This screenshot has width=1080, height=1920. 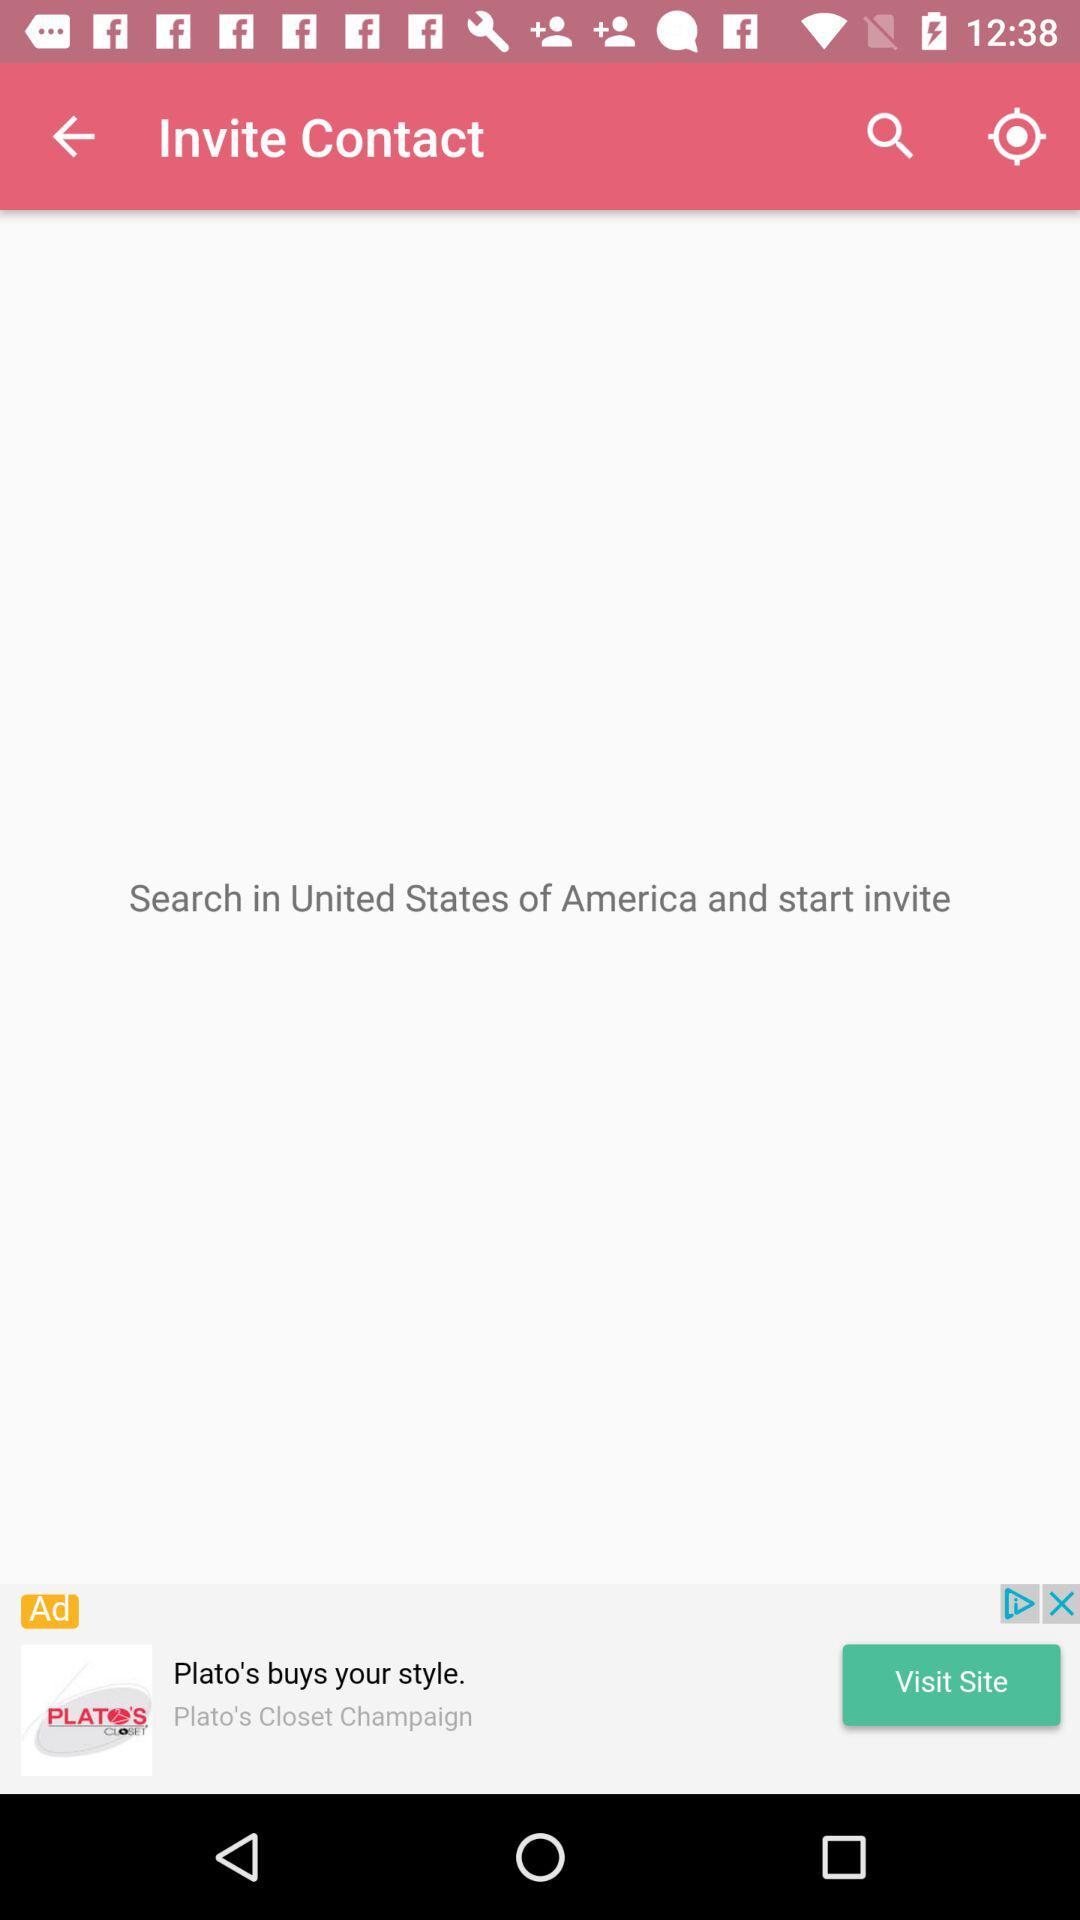 I want to click on advertisement from outside source, so click(x=540, y=1688).